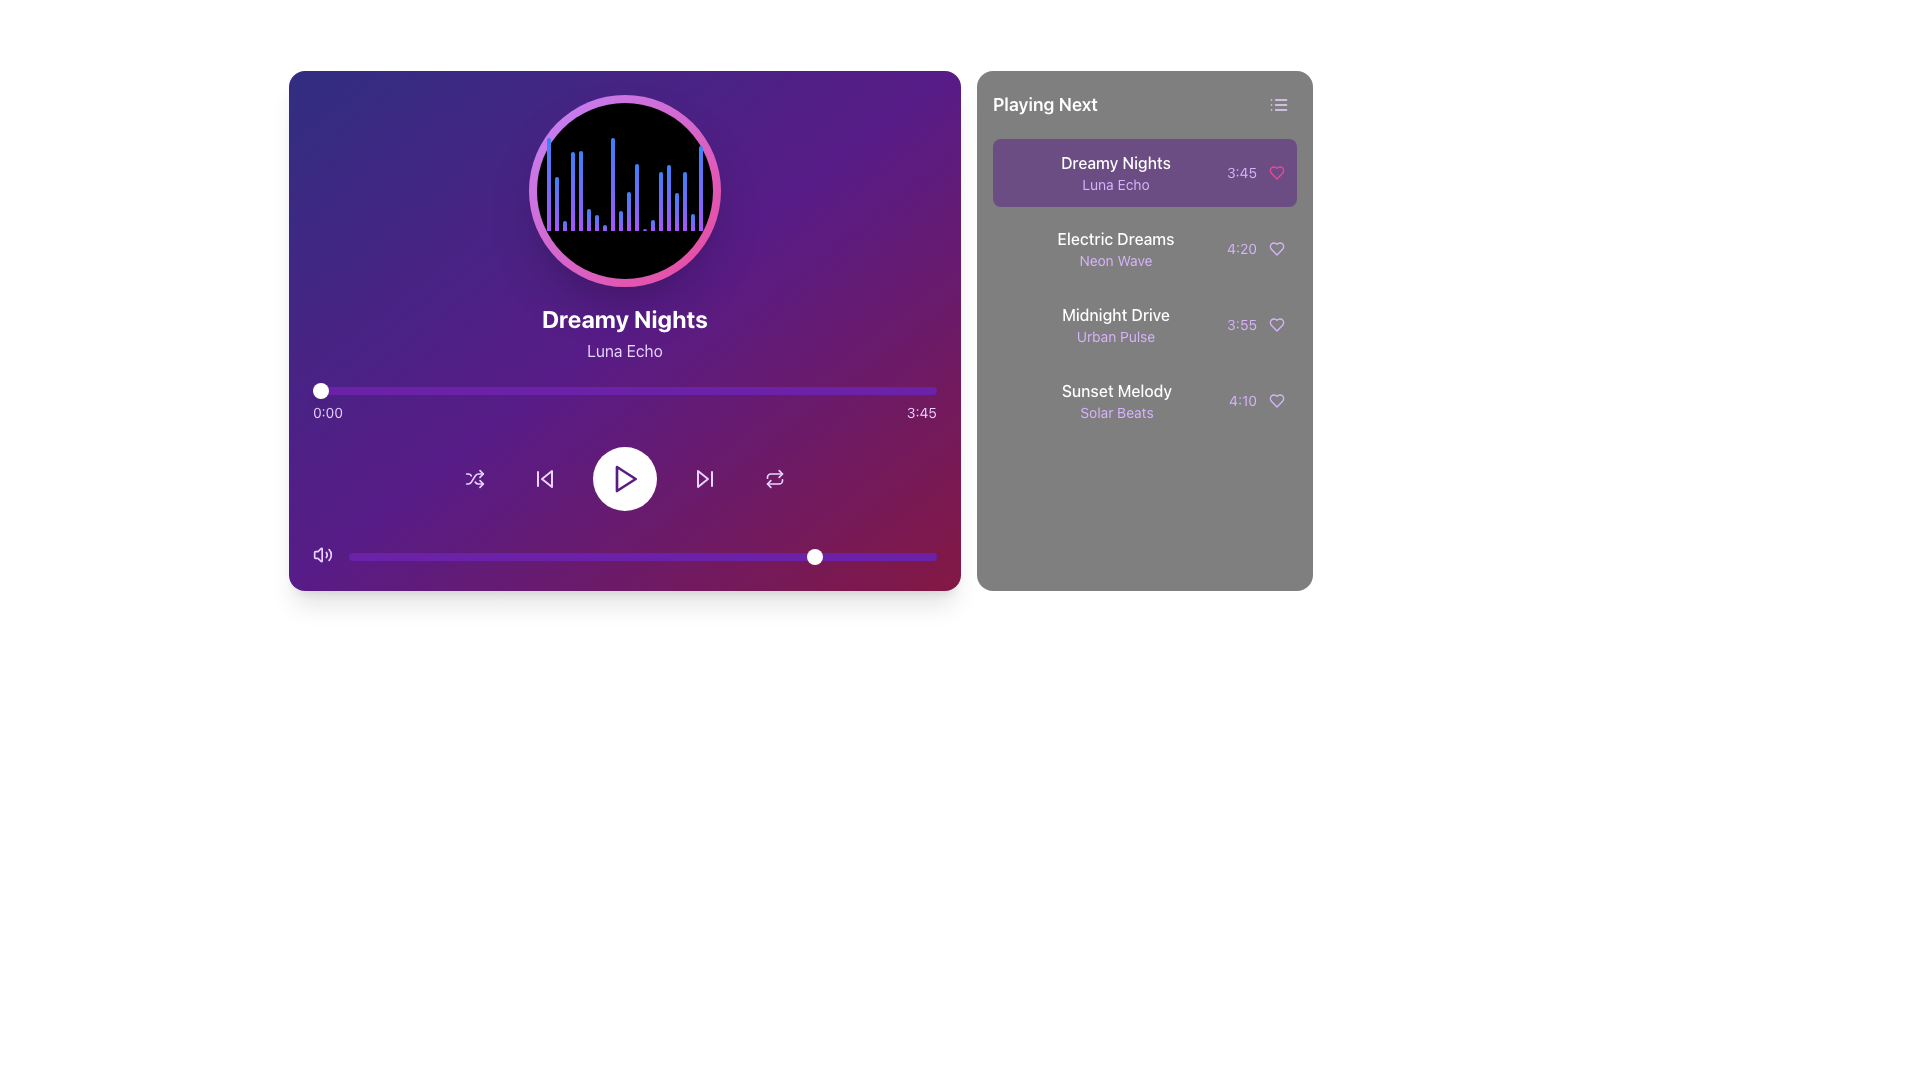  What do you see at coordinates (474, 478) in the screenshot?
I see `the shuffle icon button, which is a white minimalist design with intersecting arrows on a purple background, located in the media control section of the music player` at bounding box center [474, 478].